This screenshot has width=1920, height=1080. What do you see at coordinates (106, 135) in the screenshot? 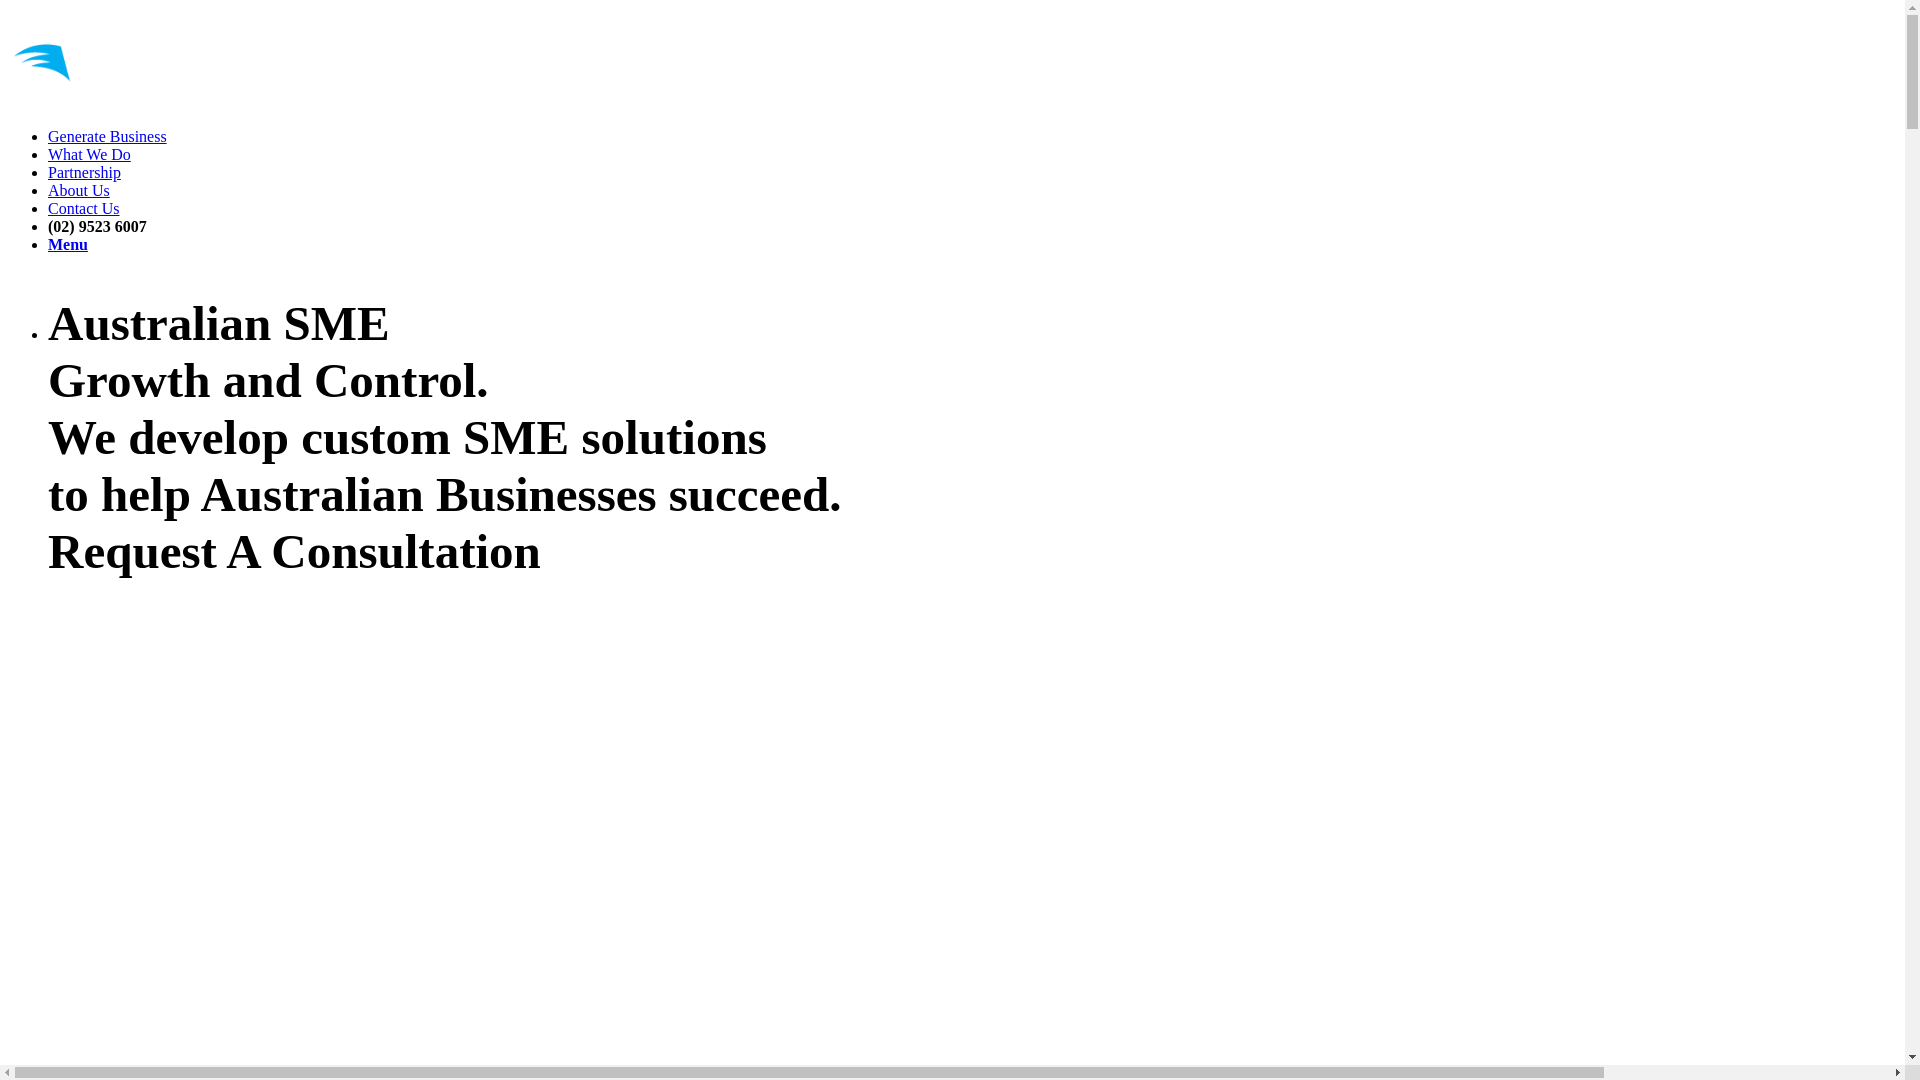
I see `'Generate Business'` at bounding box center [106, 135].